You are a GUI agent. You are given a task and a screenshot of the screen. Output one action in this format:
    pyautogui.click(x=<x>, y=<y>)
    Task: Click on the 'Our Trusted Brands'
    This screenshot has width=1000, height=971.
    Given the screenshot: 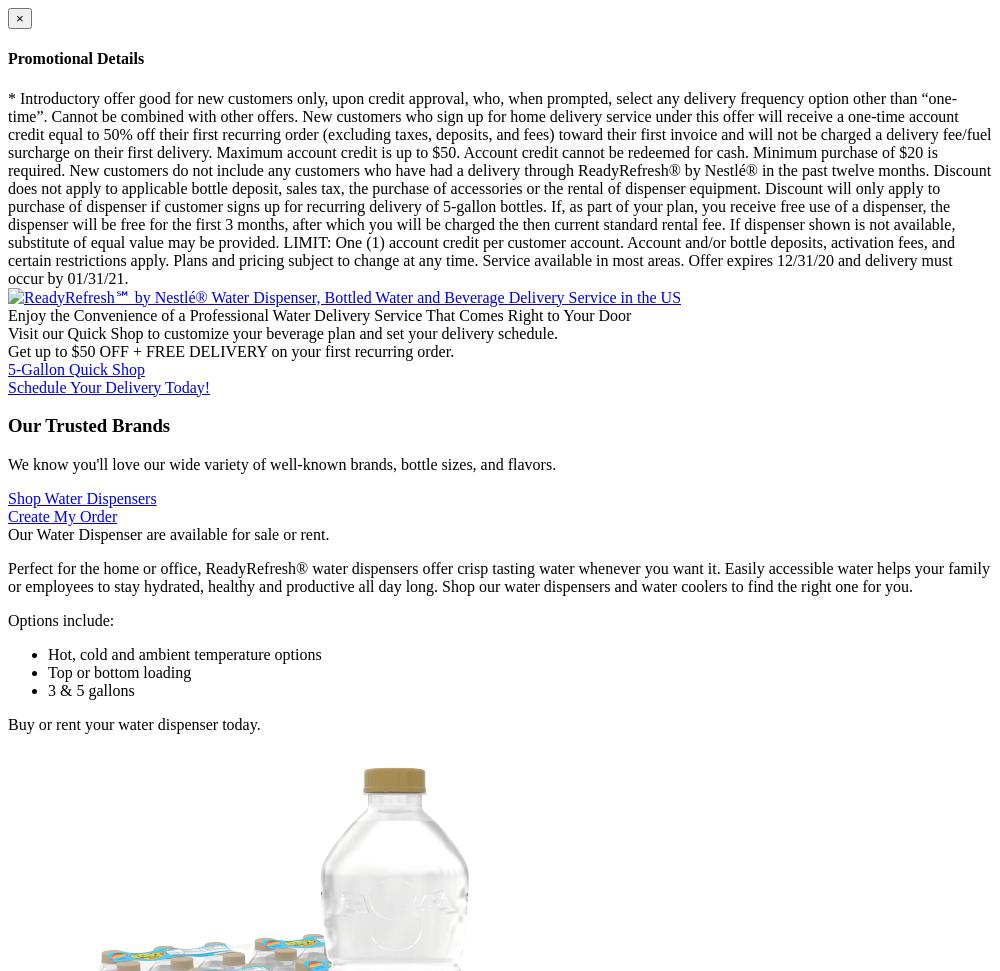 What is the action you would take?
    pyautogui.click(x=88, y=424)
    